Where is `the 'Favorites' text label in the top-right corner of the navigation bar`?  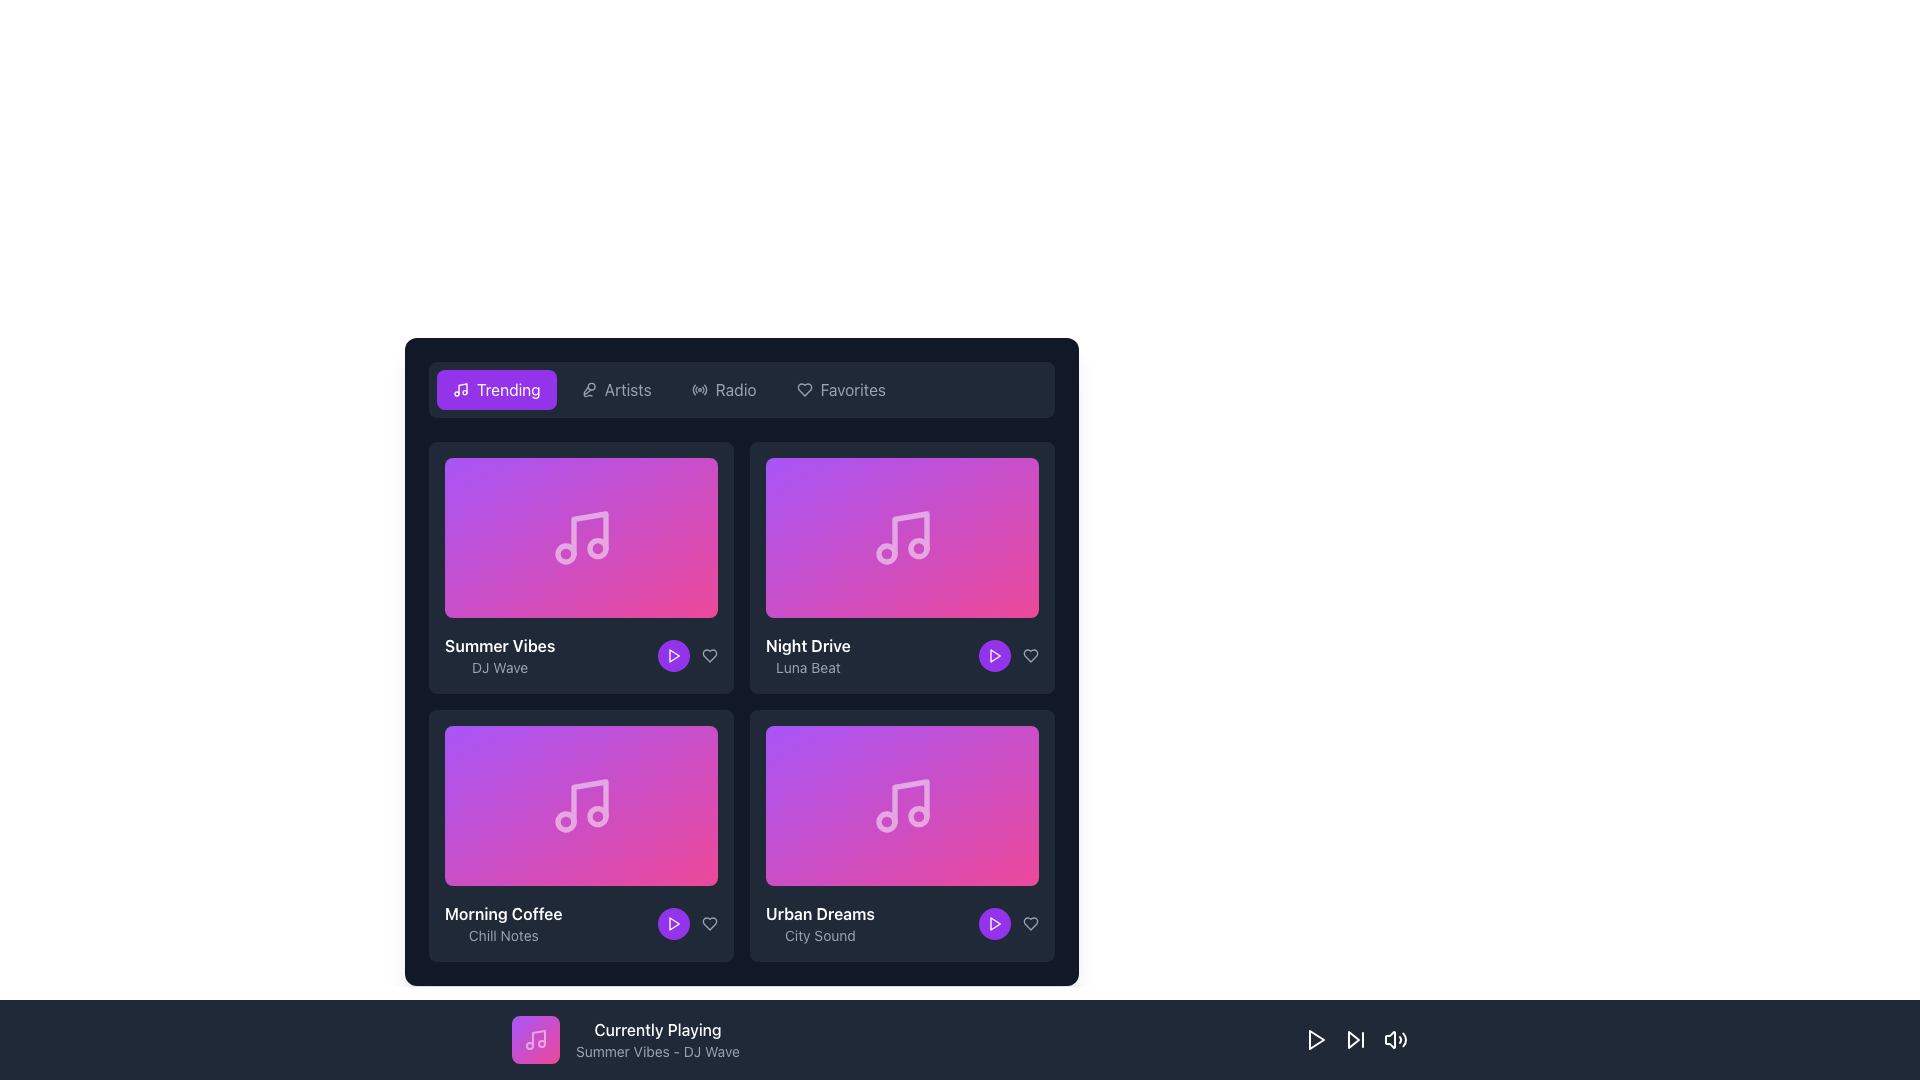
the 'Favorites' text label in the top-right corner of the navigation bar is located at coordinates (853, 389).